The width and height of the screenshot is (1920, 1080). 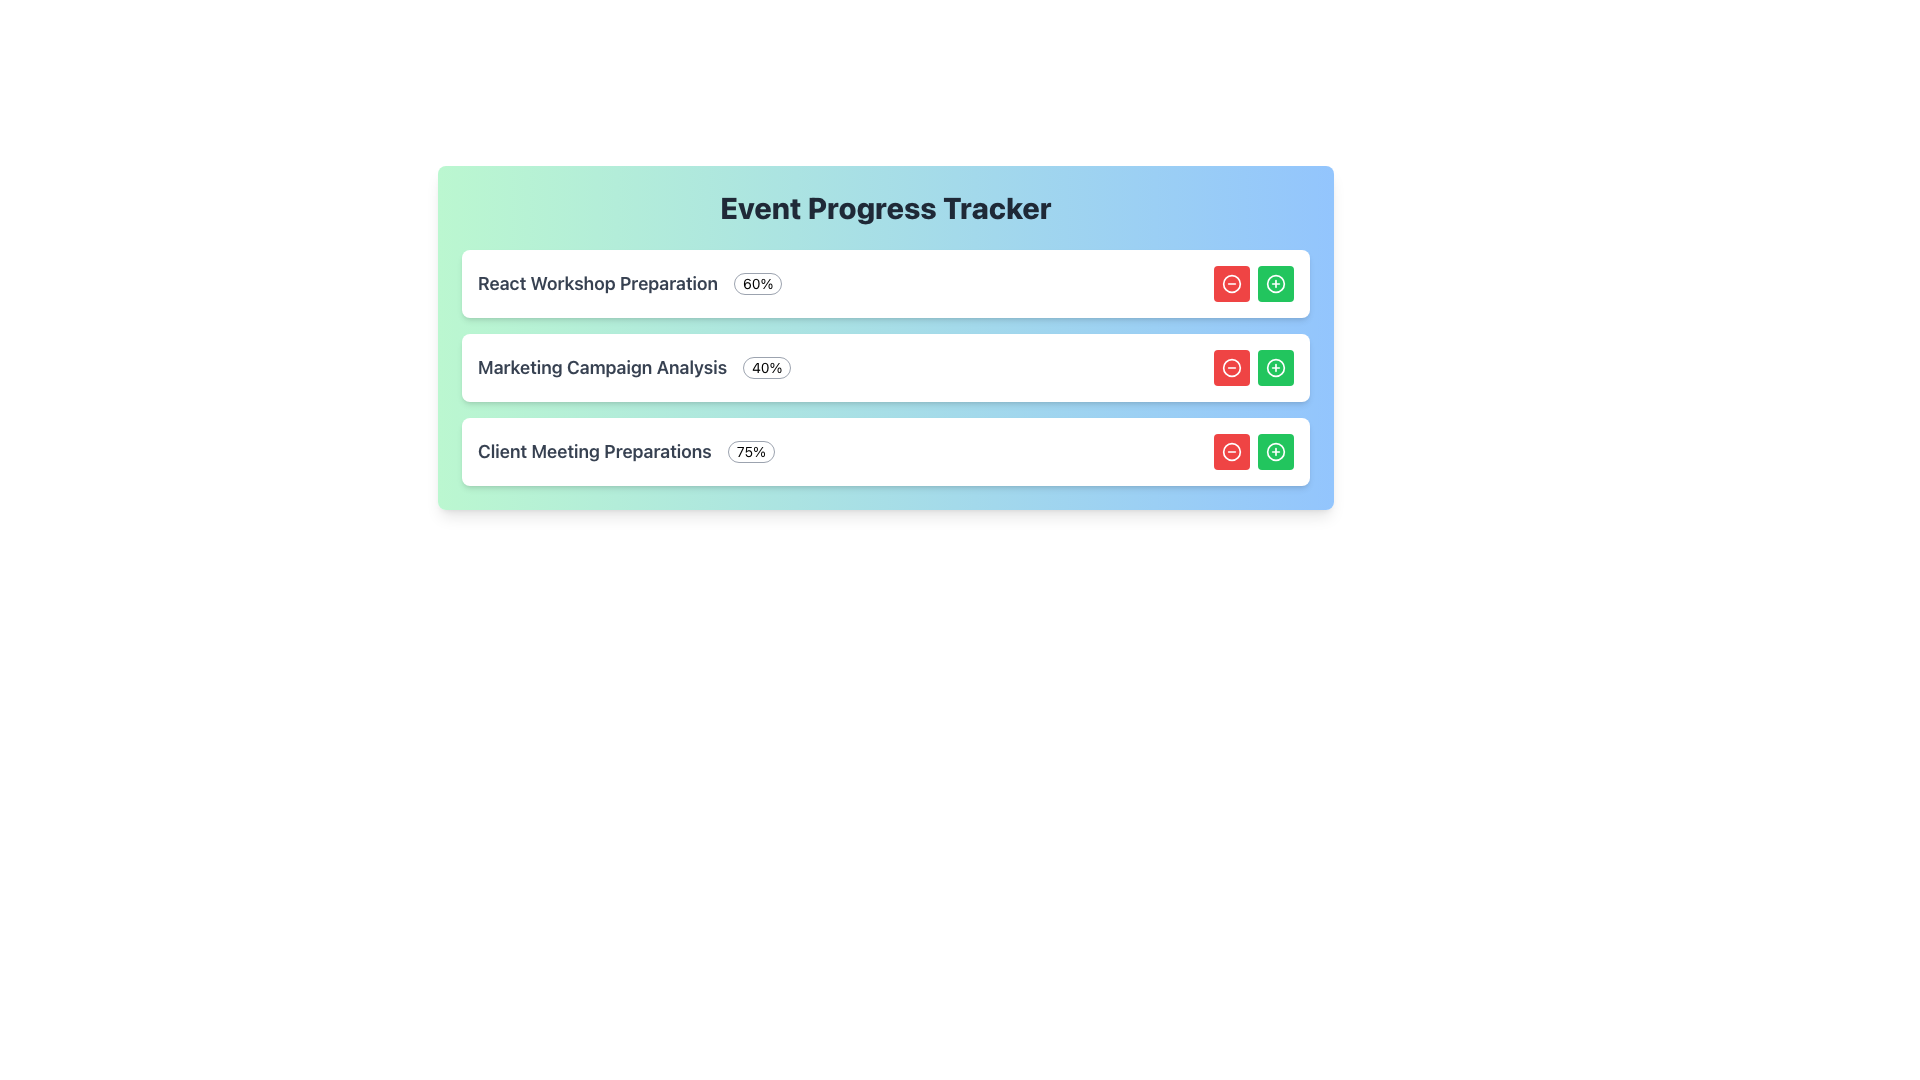 What do you see at coordinates (1275, 367) in the screenshot?
I see `the Circle Plus Icon Button, which is a circular icon with a green background and a white '+' sign, located on the far right side of the second row in the green button group` at bounding box center [1275, 367].